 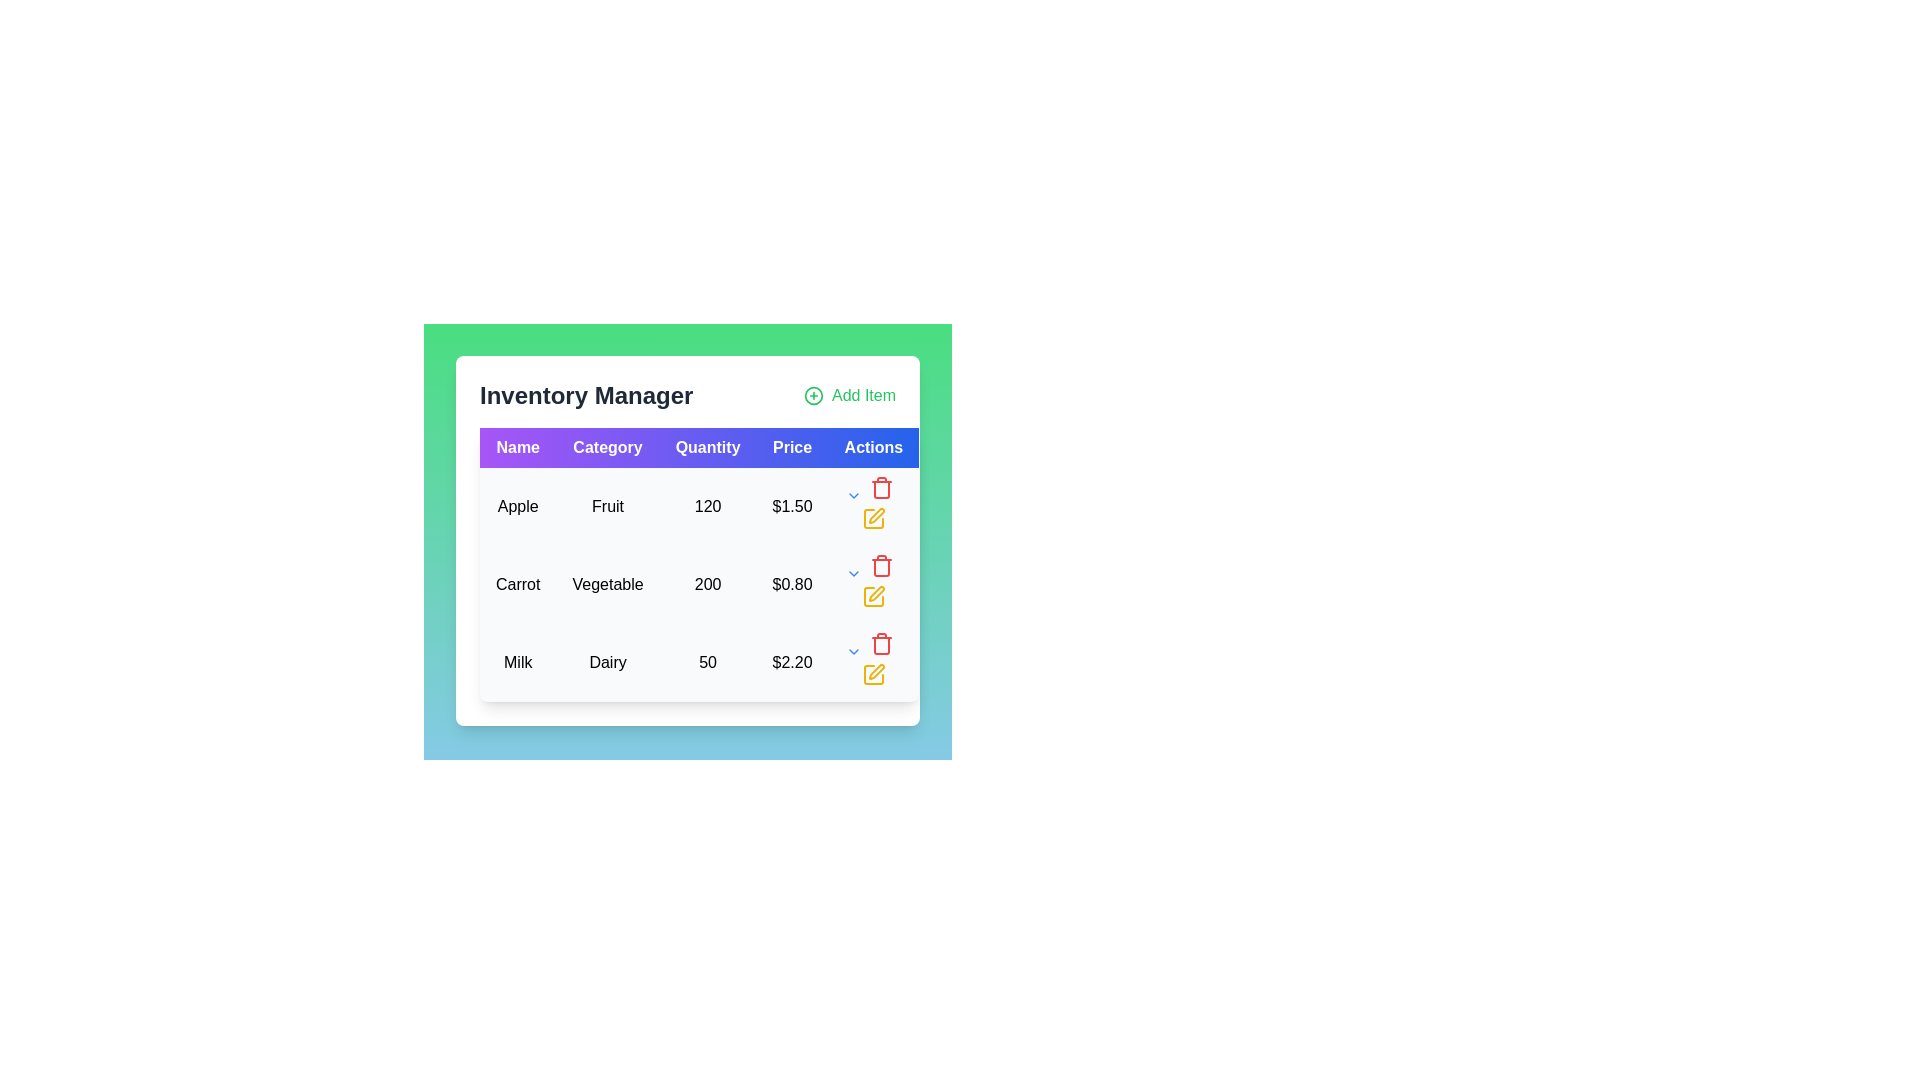 What do you see at coordinates (813, 396) in the screenshot?
I see `the SVG Circle element that serves as the visual boundary for the 'Add Item' button icon located in the top-right corner of the 'Inventory Manager' card` at bounding box center [813, 396].